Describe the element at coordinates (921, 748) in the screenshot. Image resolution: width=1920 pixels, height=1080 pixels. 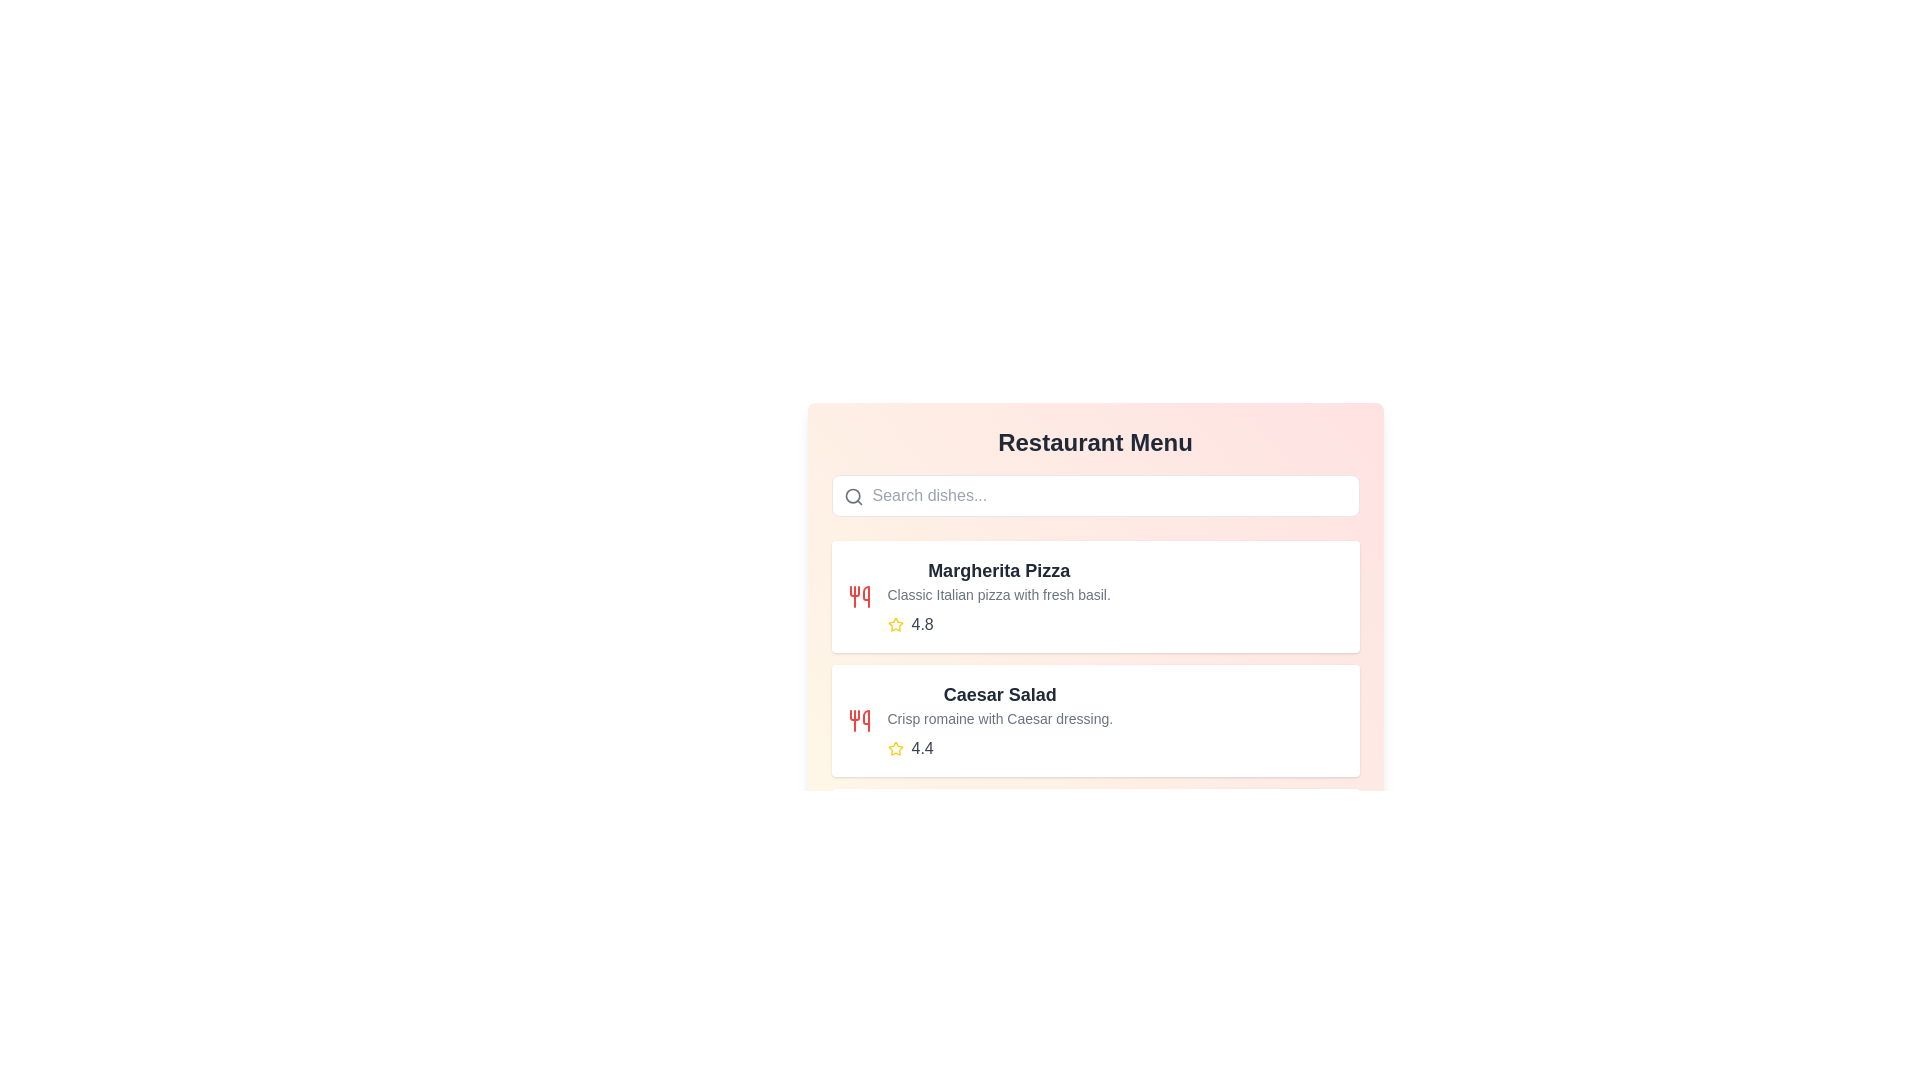
I see `the numeric rating text '4.4' styled with a gray font, which is positioned adjacent to the yellow star icon for the 'Caesar Salad' dish in the vertical list` at that location.